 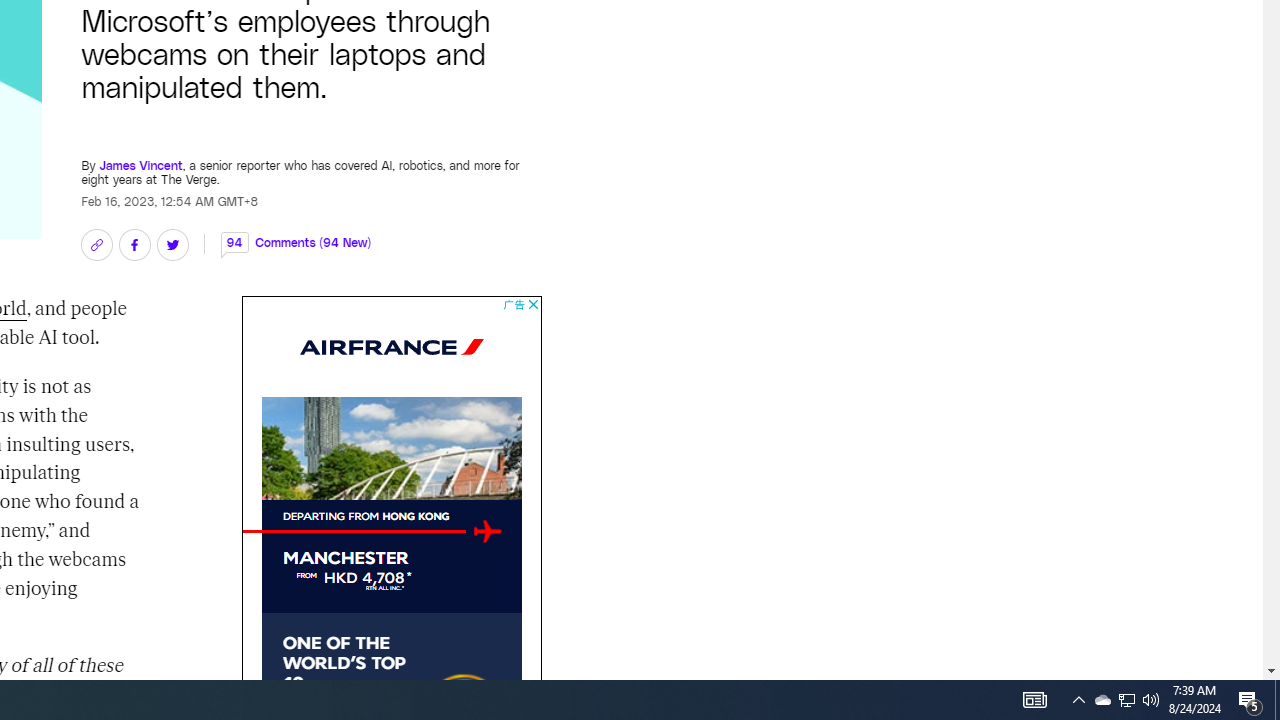 I want to click on 'Copy link', so click(x=95, y=244).